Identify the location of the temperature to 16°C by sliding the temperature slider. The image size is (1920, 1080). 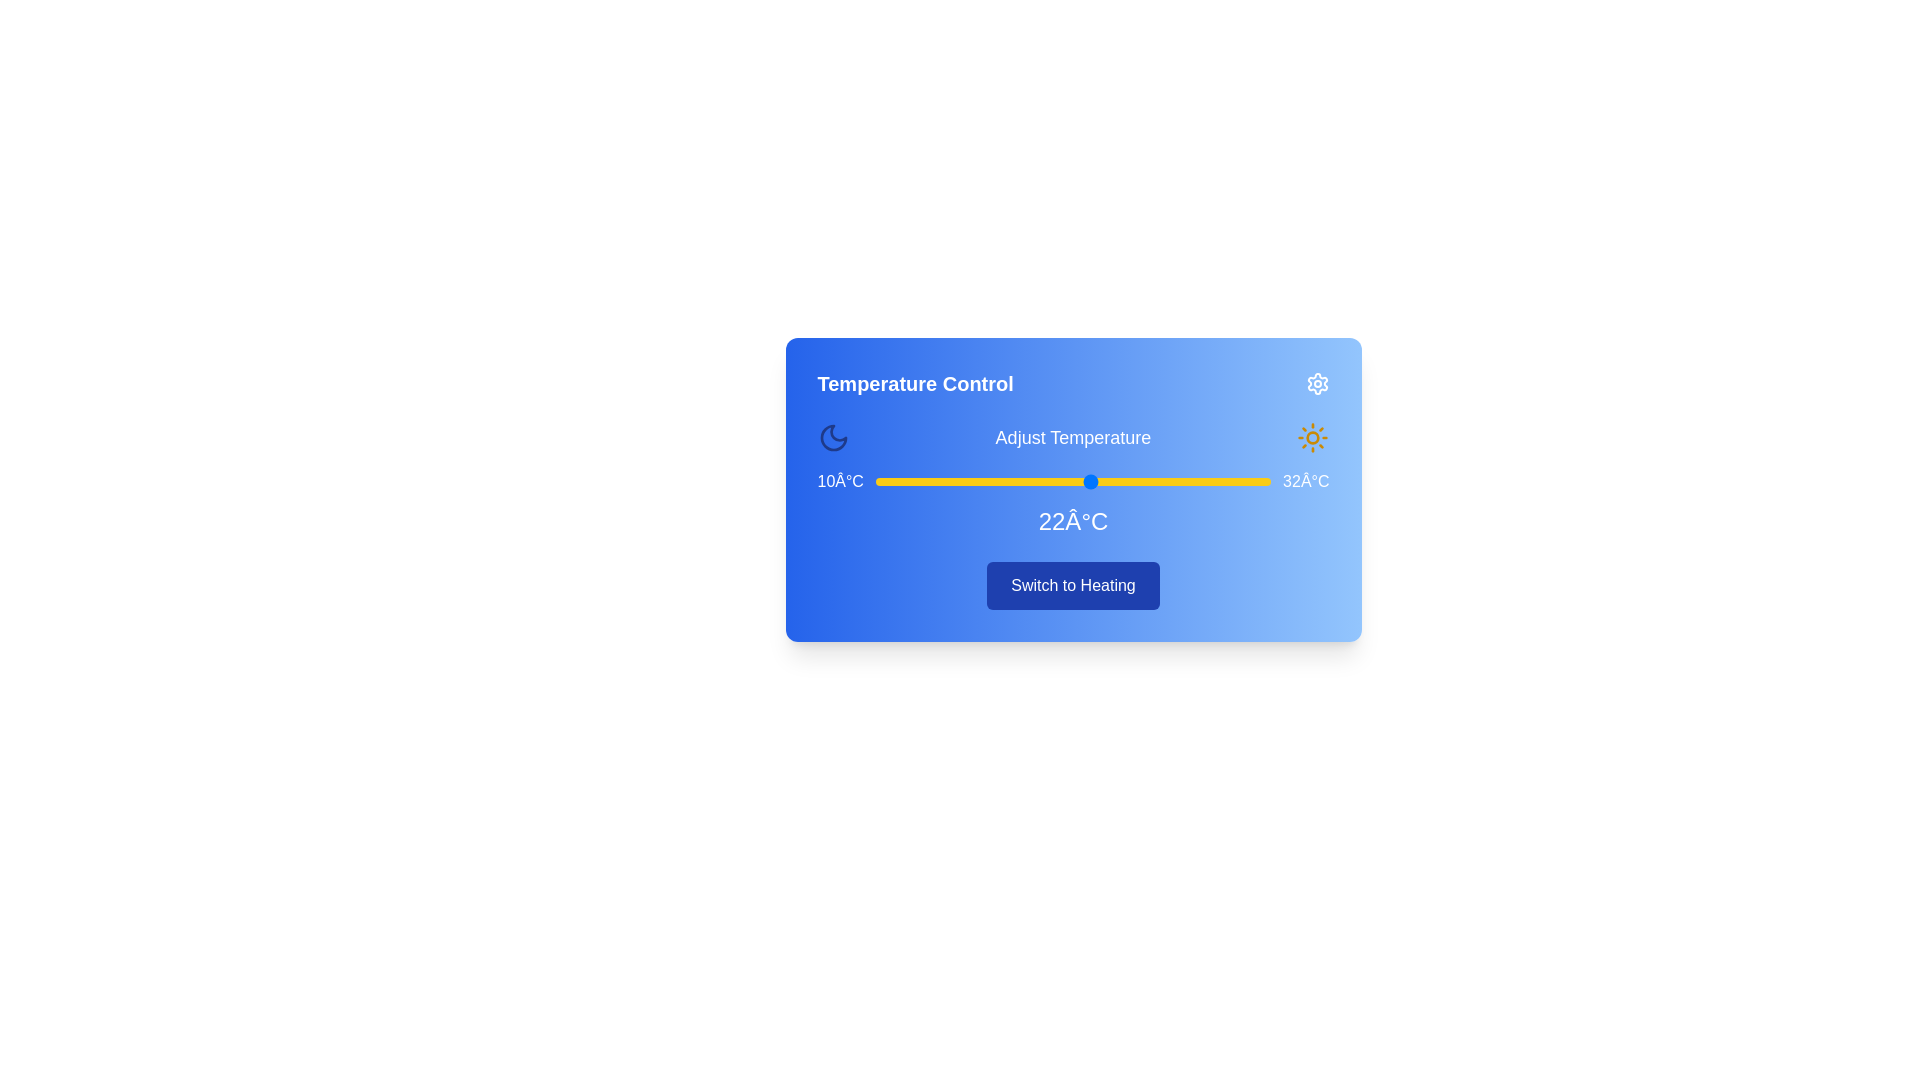
(983, 482).